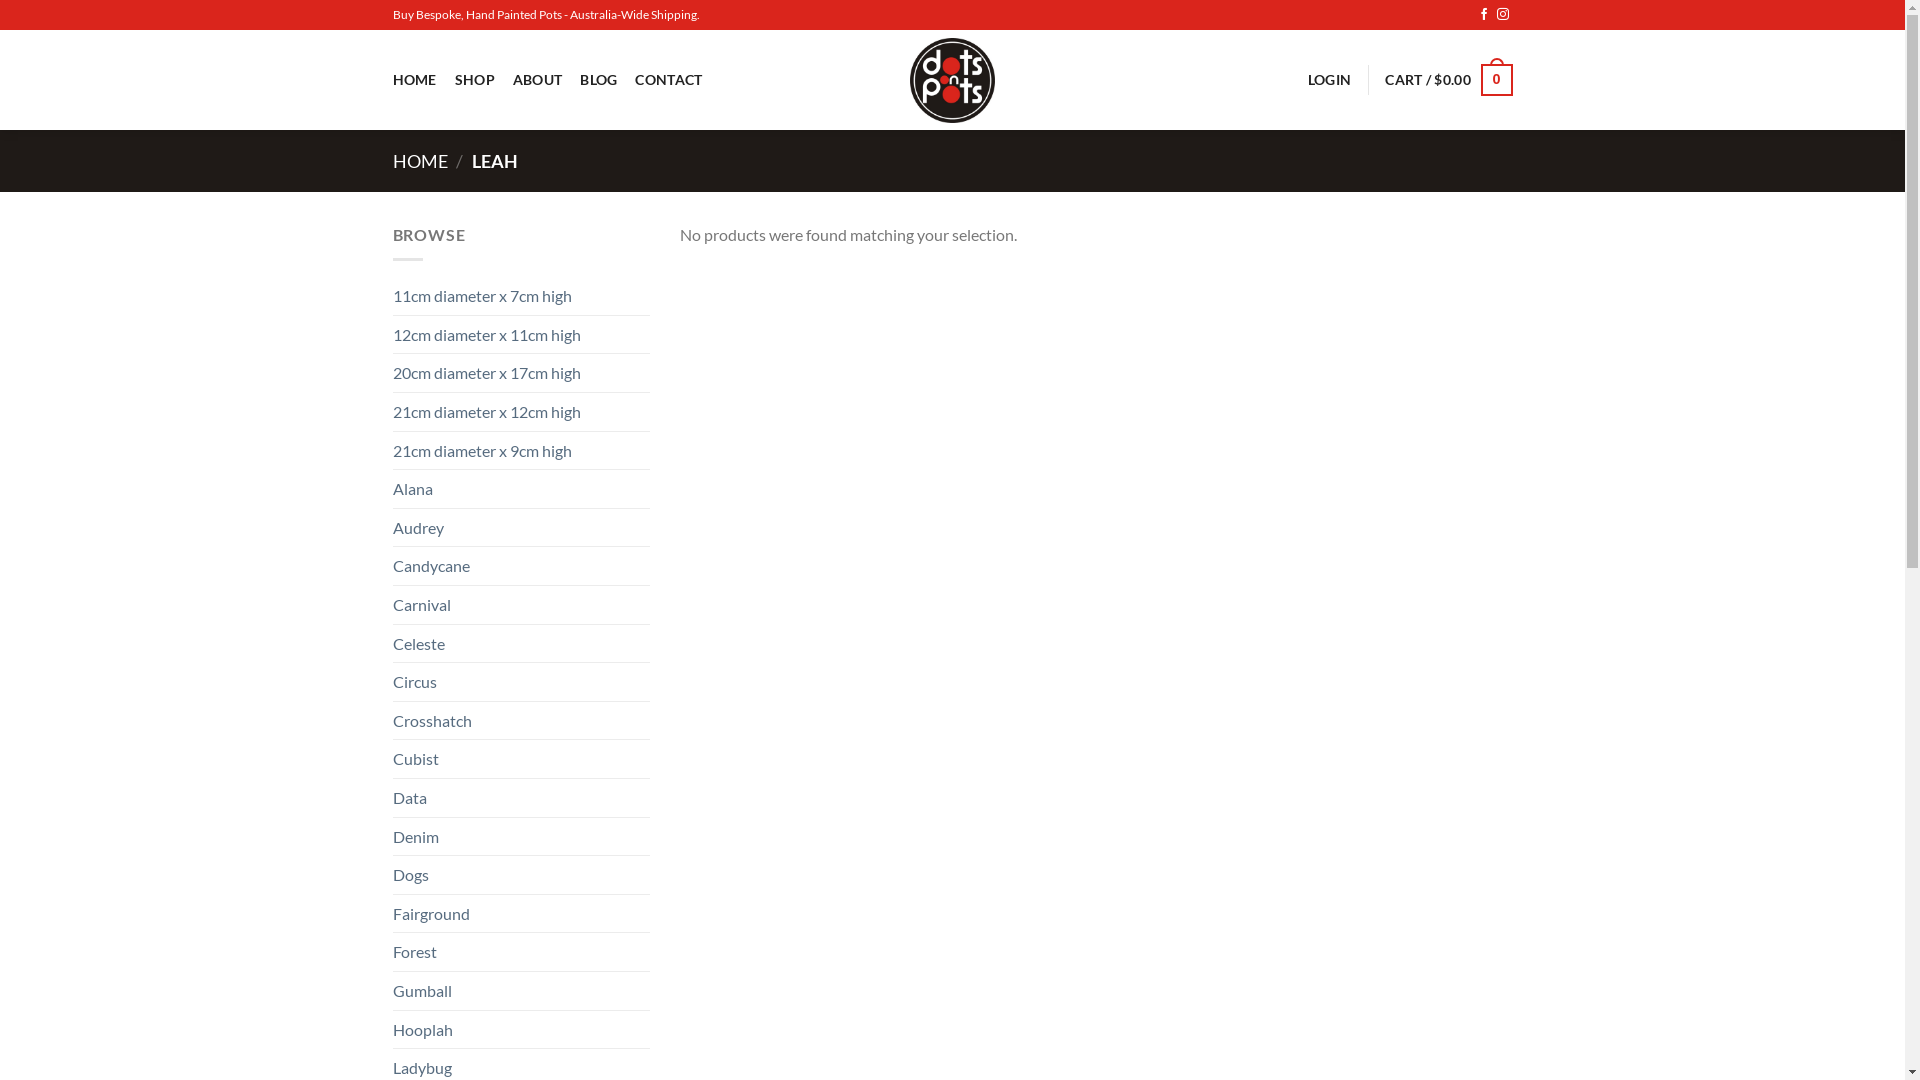  What do you see at coordinates (392, 797) in the screenshot?
I see `'Data'` at bounding box center [392, 797].